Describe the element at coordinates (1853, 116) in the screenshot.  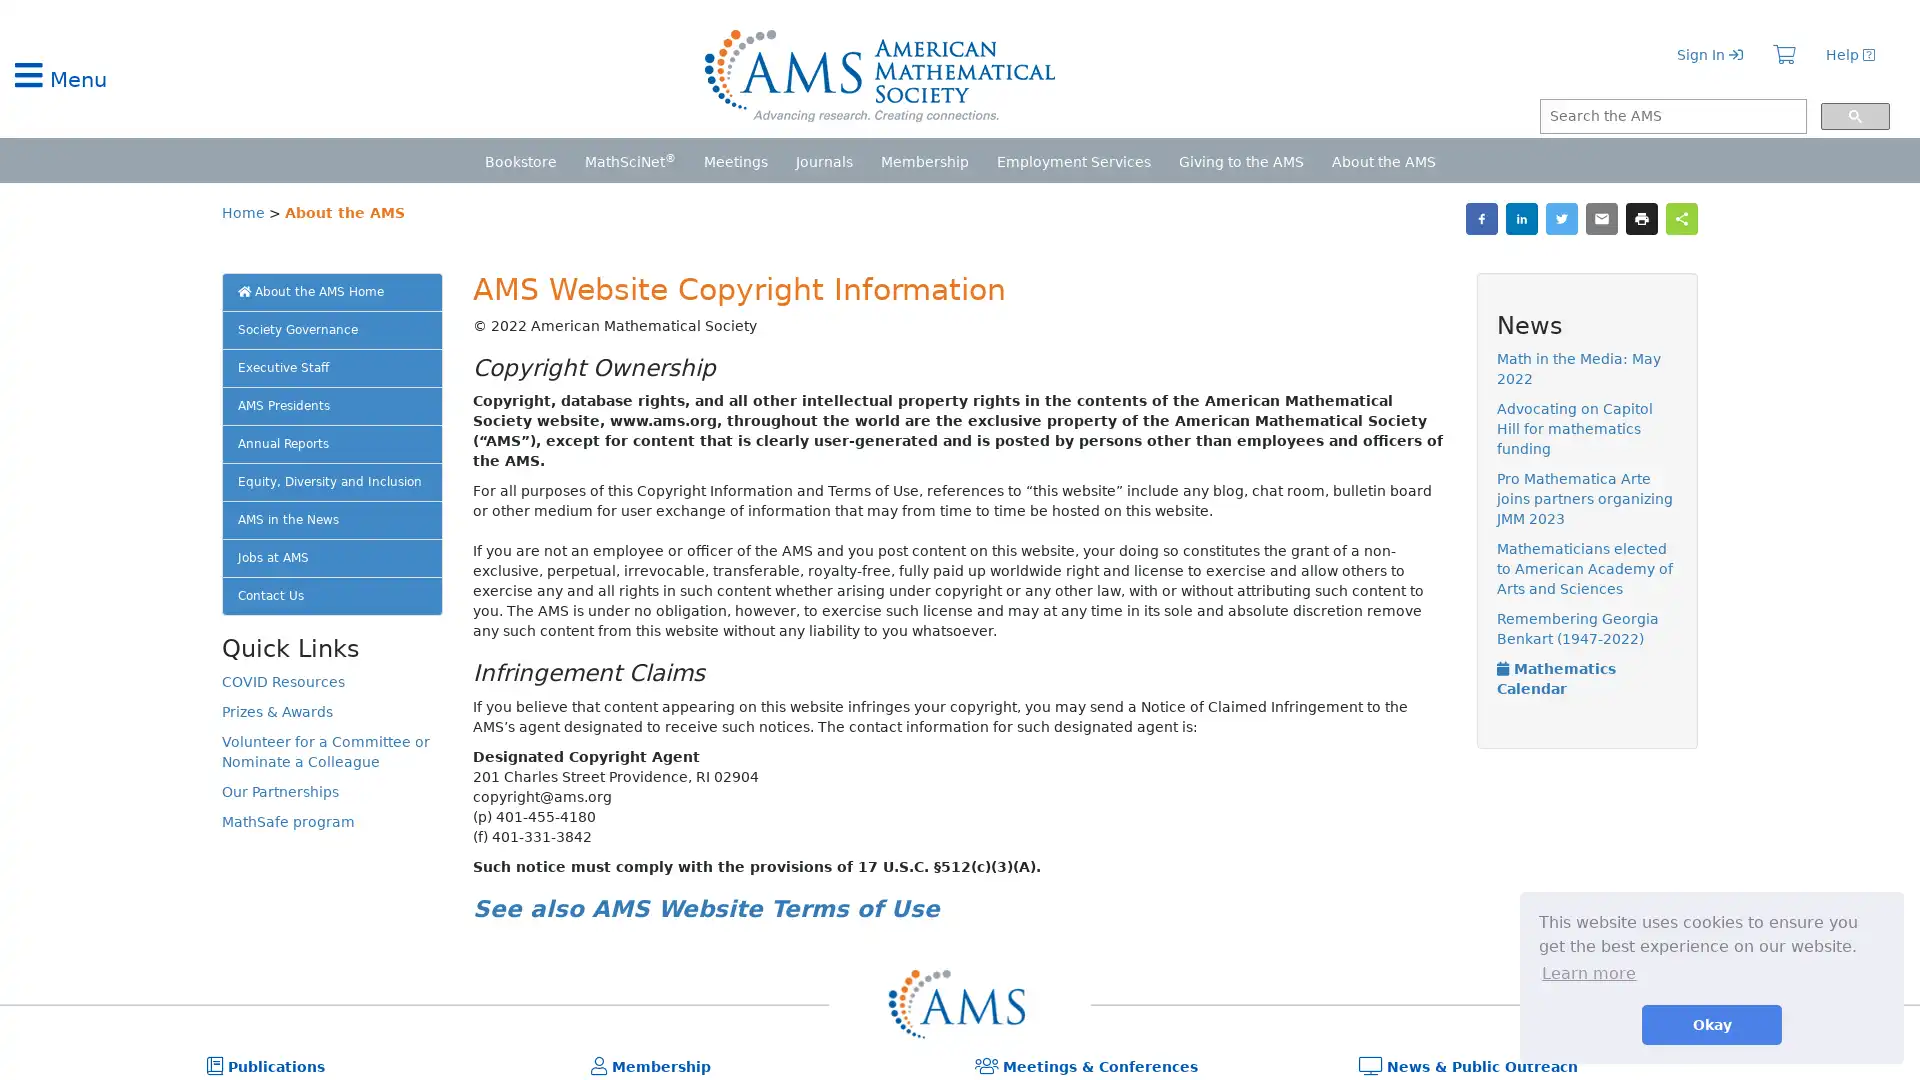
I see `search` at that location.